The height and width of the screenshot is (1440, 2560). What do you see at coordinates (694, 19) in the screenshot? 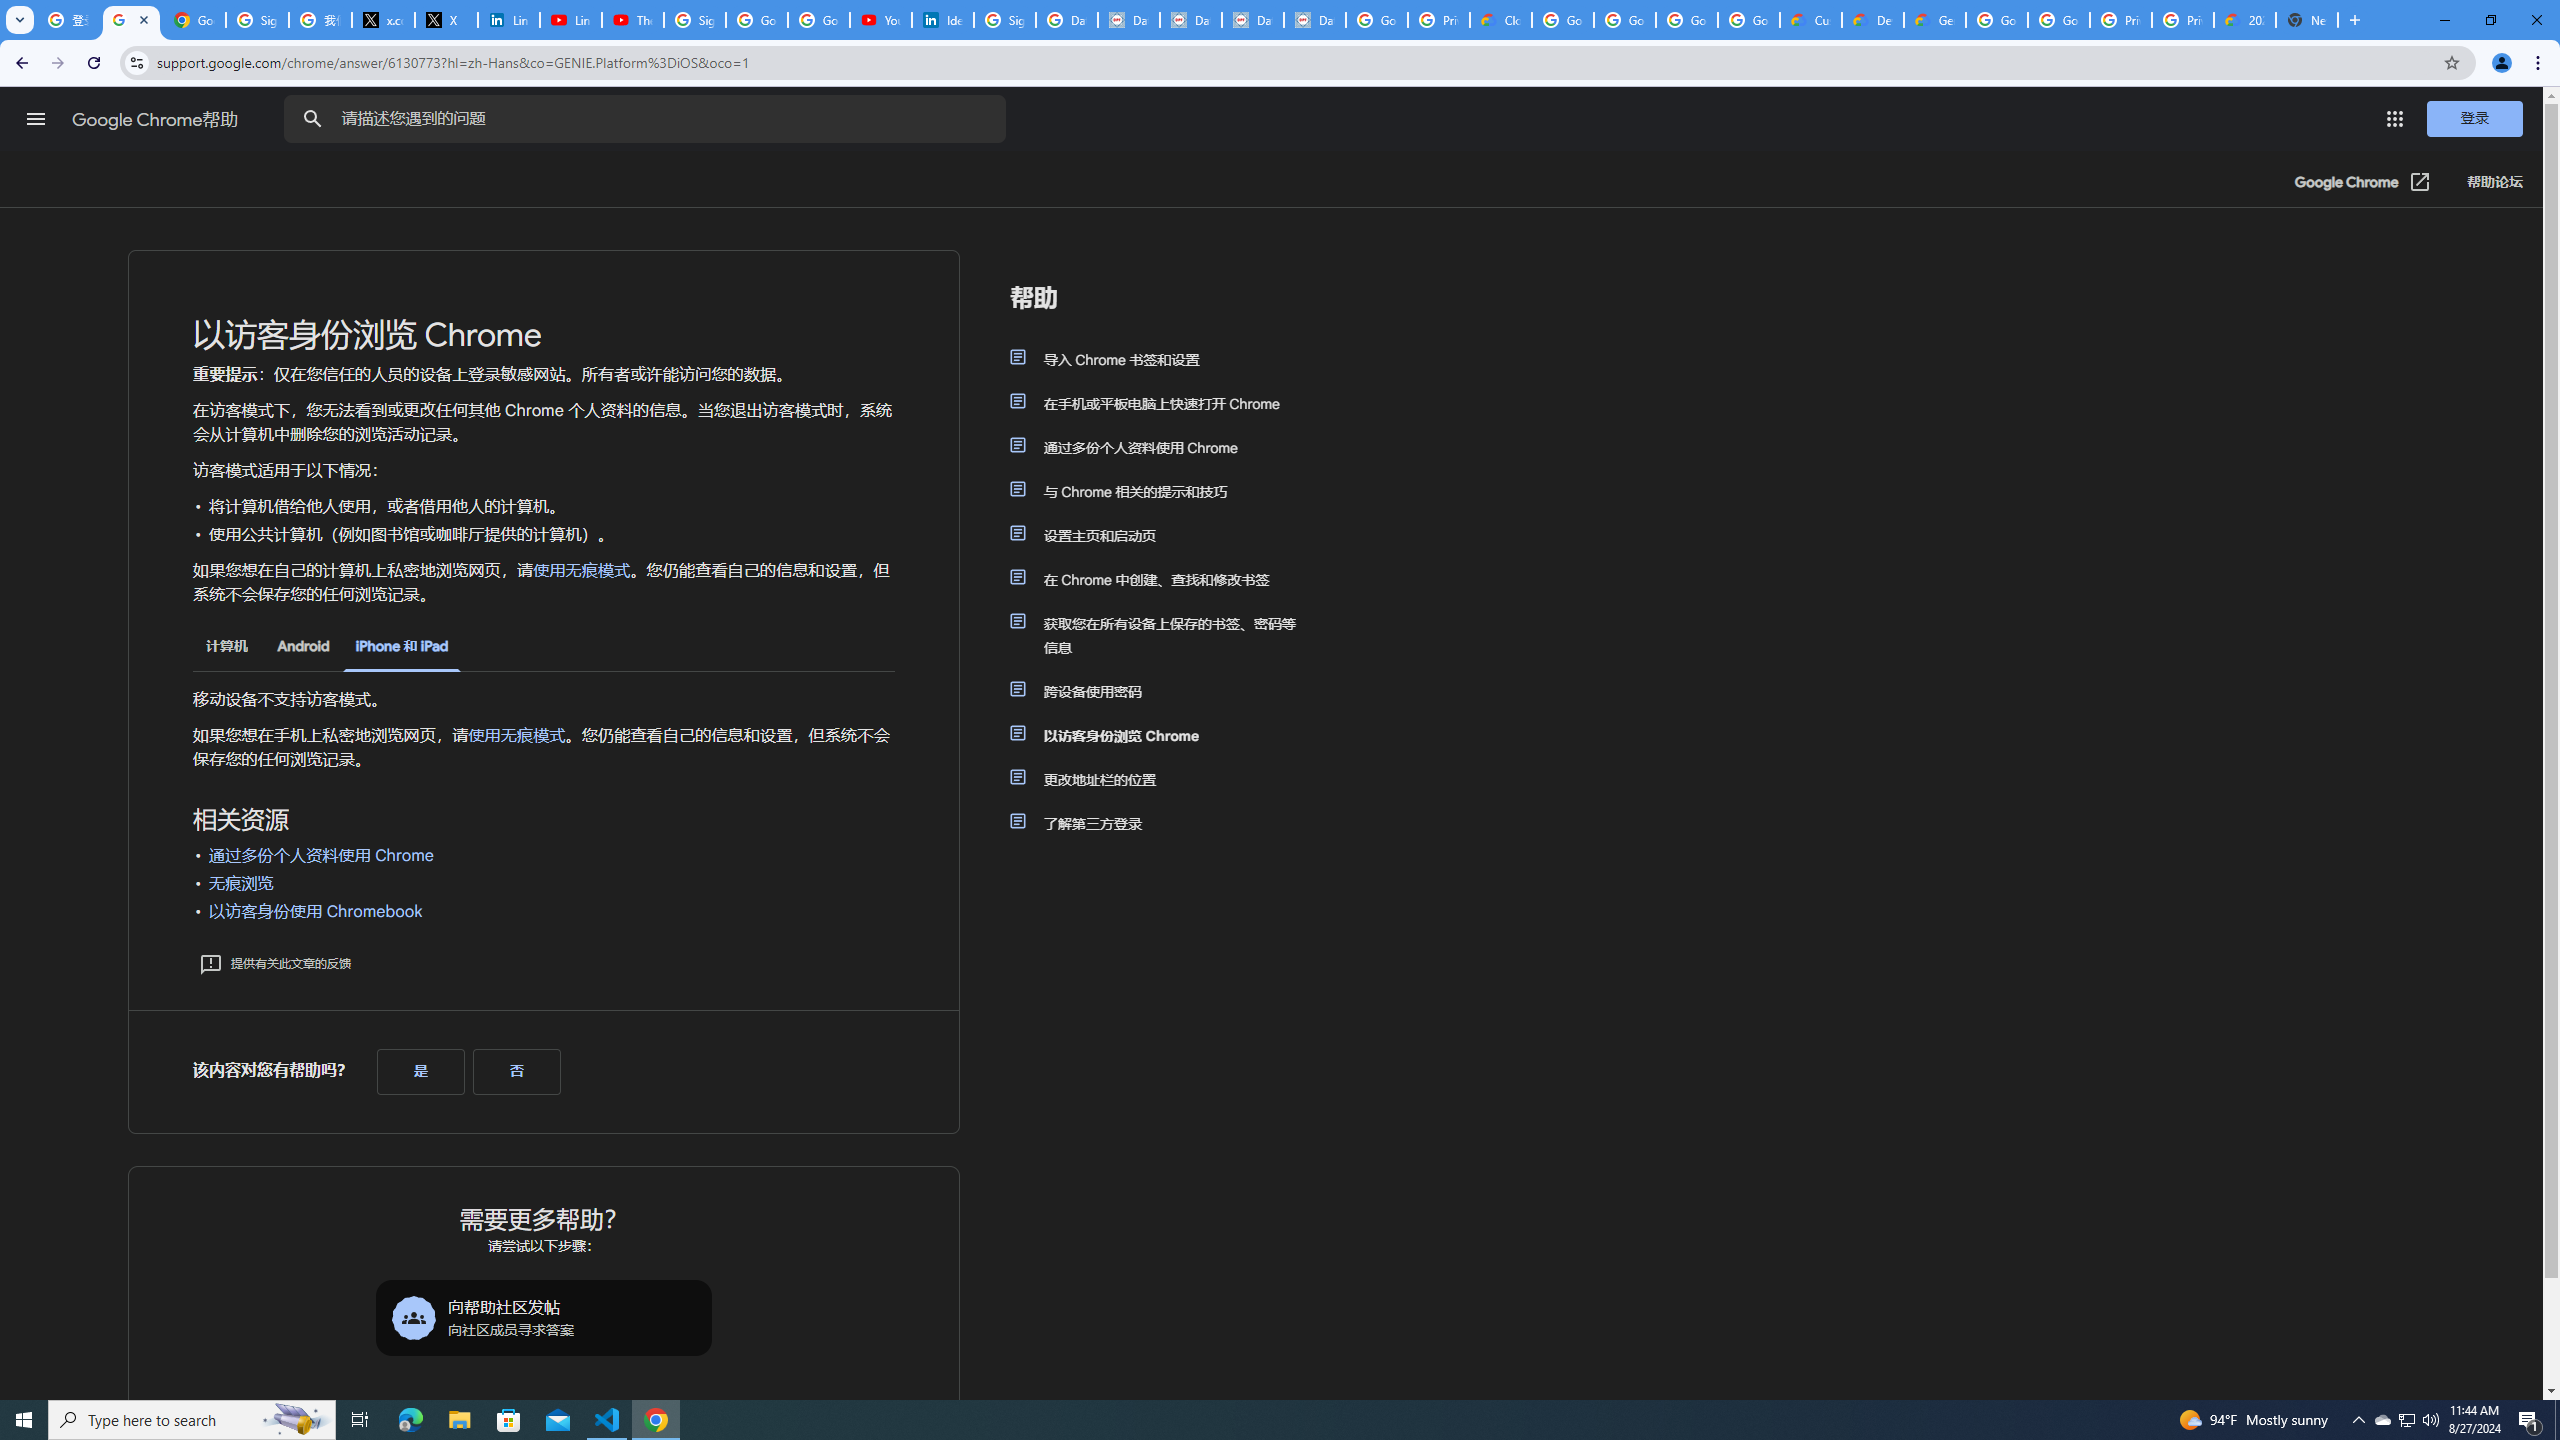
I see `'Sign in - Google Accounts'` at bounding box center [694, 19].